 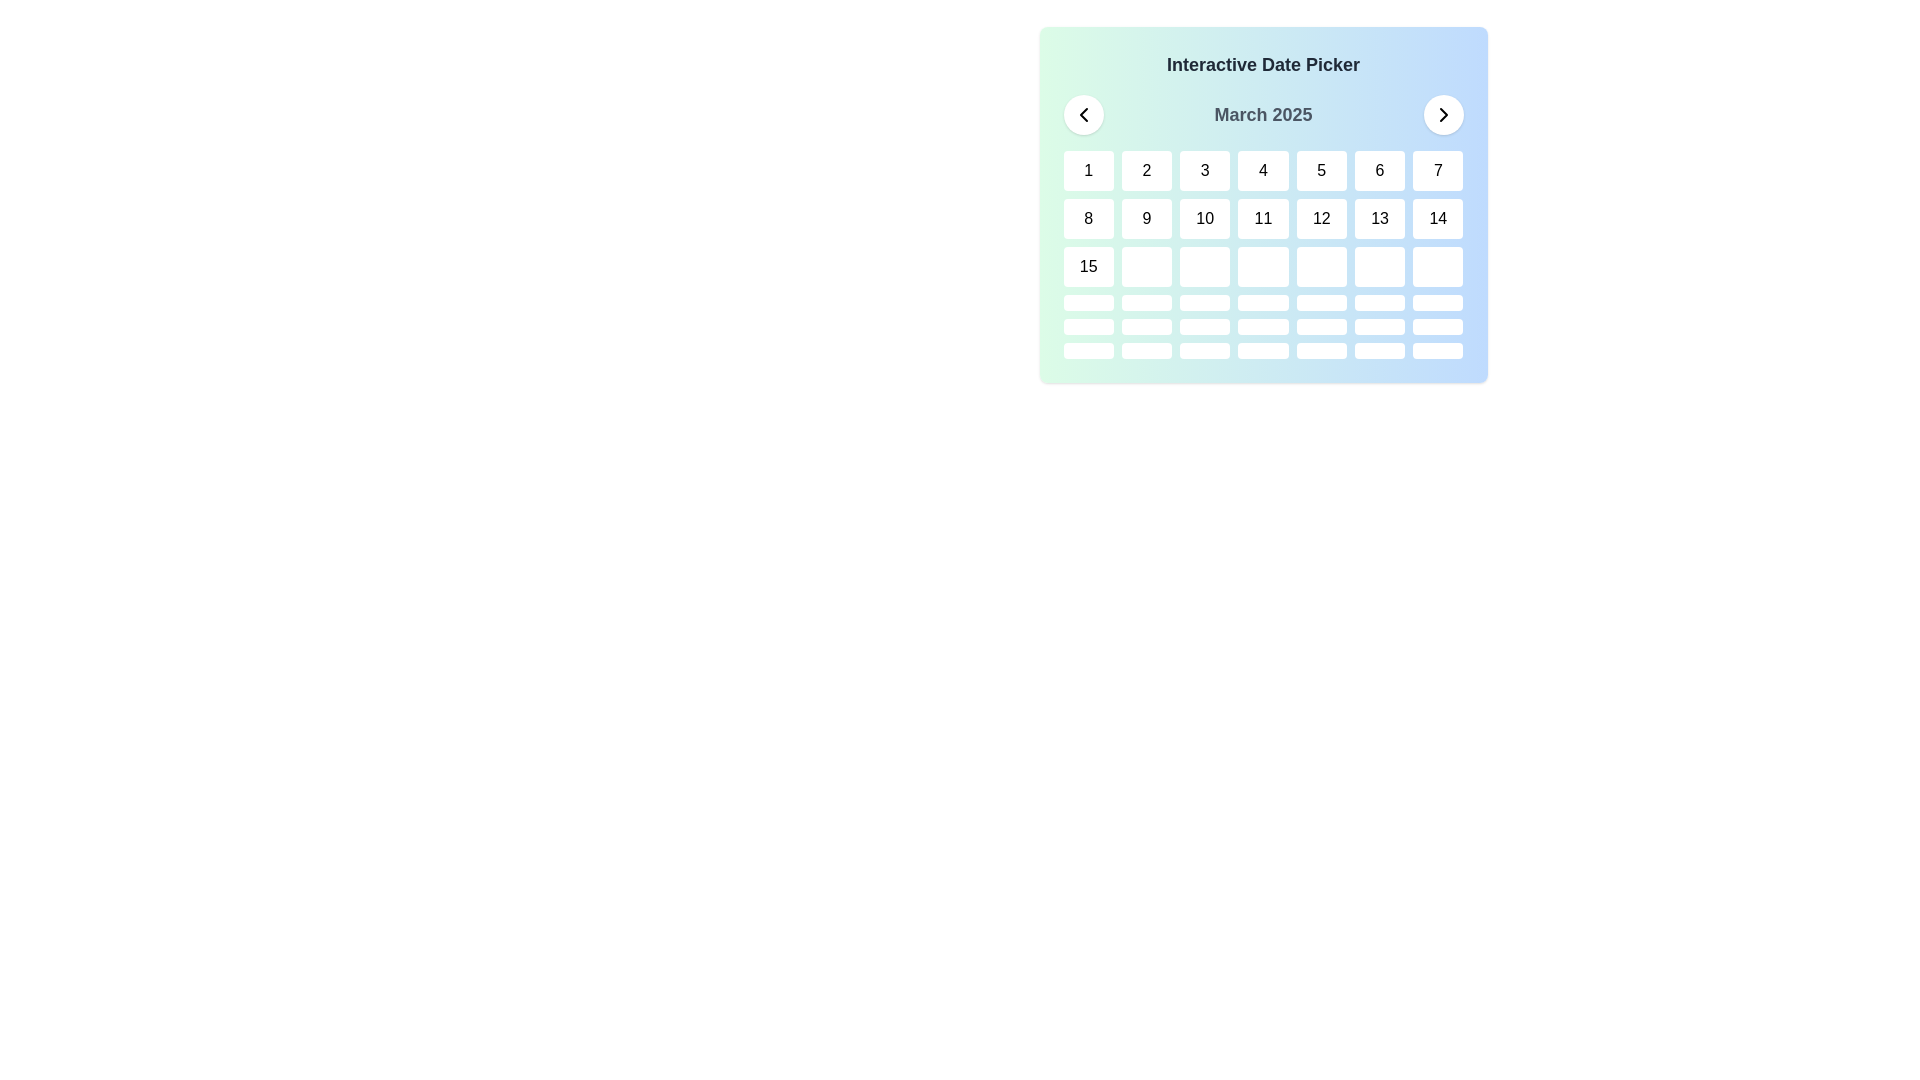 I want to click on the rectangular button displaying the number '4' in the top row, fourth column of the calendar grid, so click(x=1262, y=169).